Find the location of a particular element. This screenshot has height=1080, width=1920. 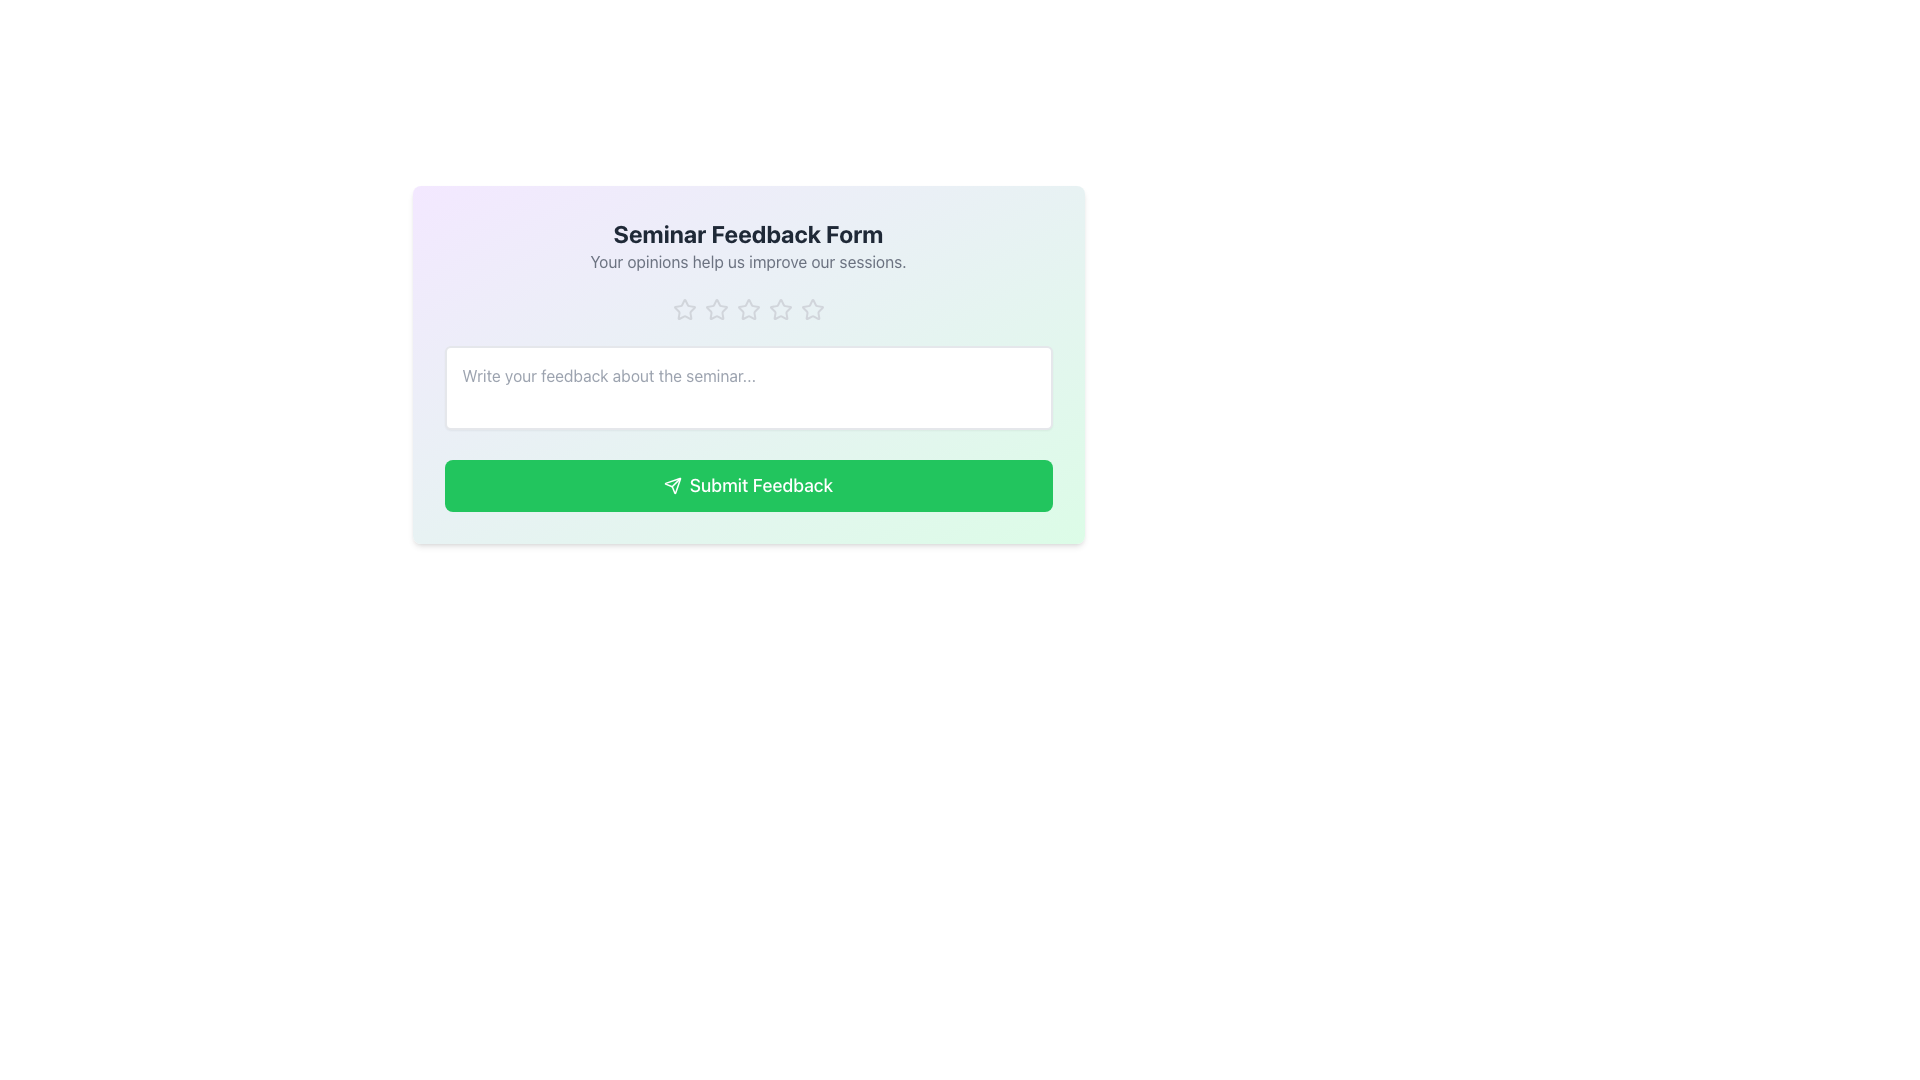

the 'Submit Feedback' button, which is a rectangular button with a vivid green background and white bold text, located at the bottom of the 'Seminar Feedback Form.' is located at coordinates (747, 486).